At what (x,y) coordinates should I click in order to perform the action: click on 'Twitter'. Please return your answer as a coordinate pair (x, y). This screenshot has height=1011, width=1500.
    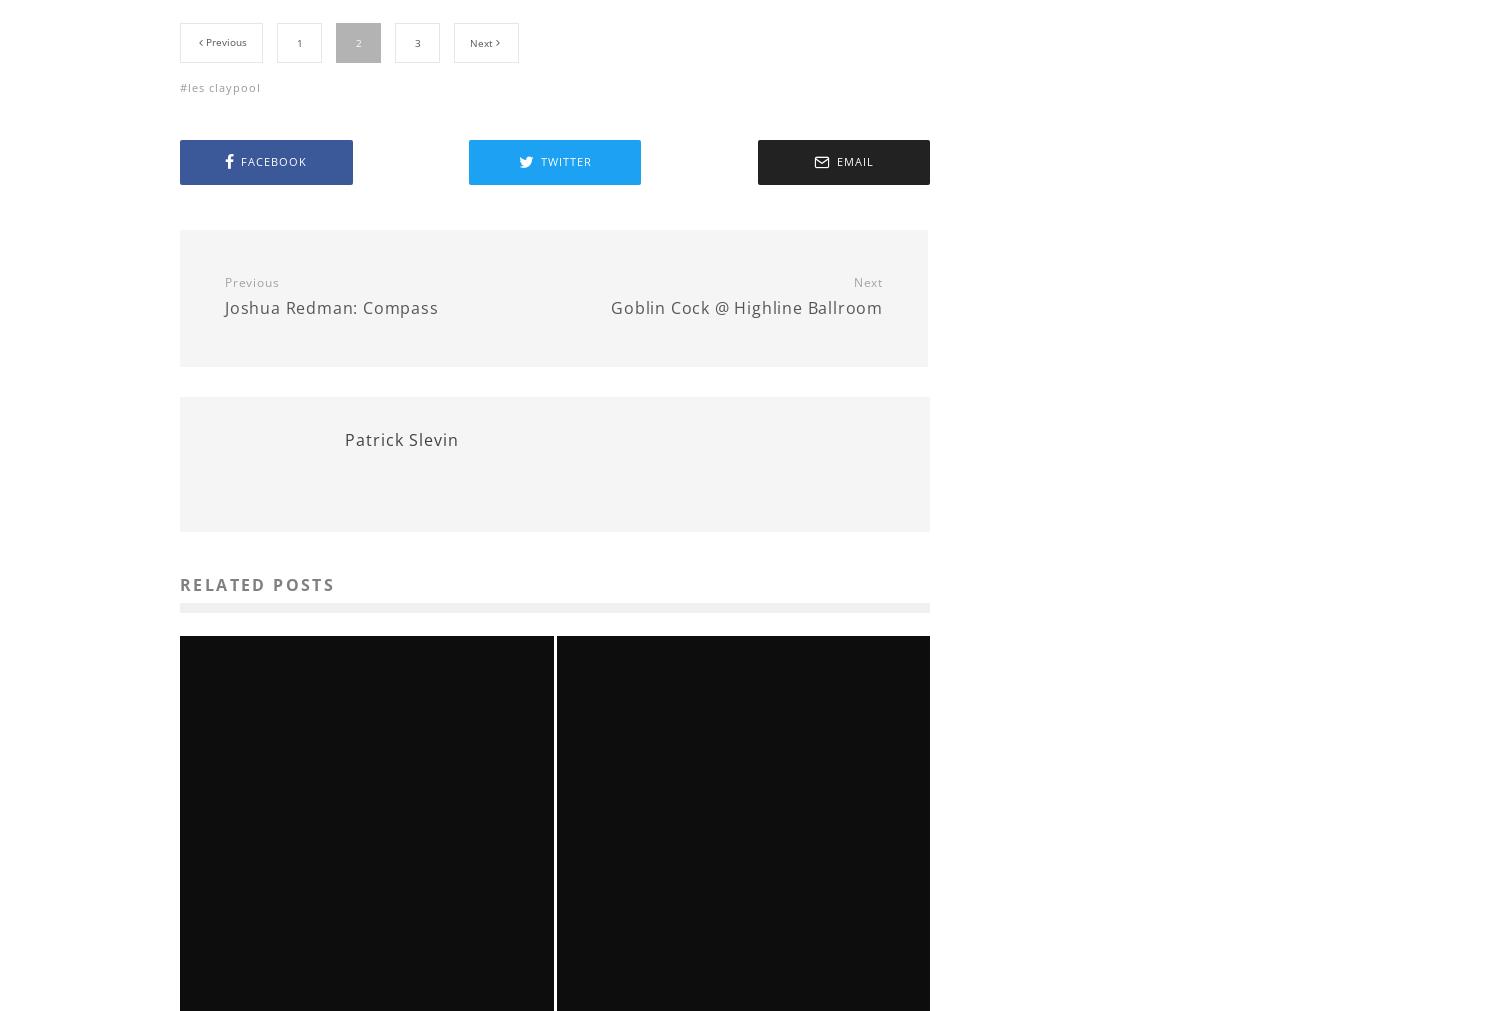
    Looking at the image, I should click on (564, 159).